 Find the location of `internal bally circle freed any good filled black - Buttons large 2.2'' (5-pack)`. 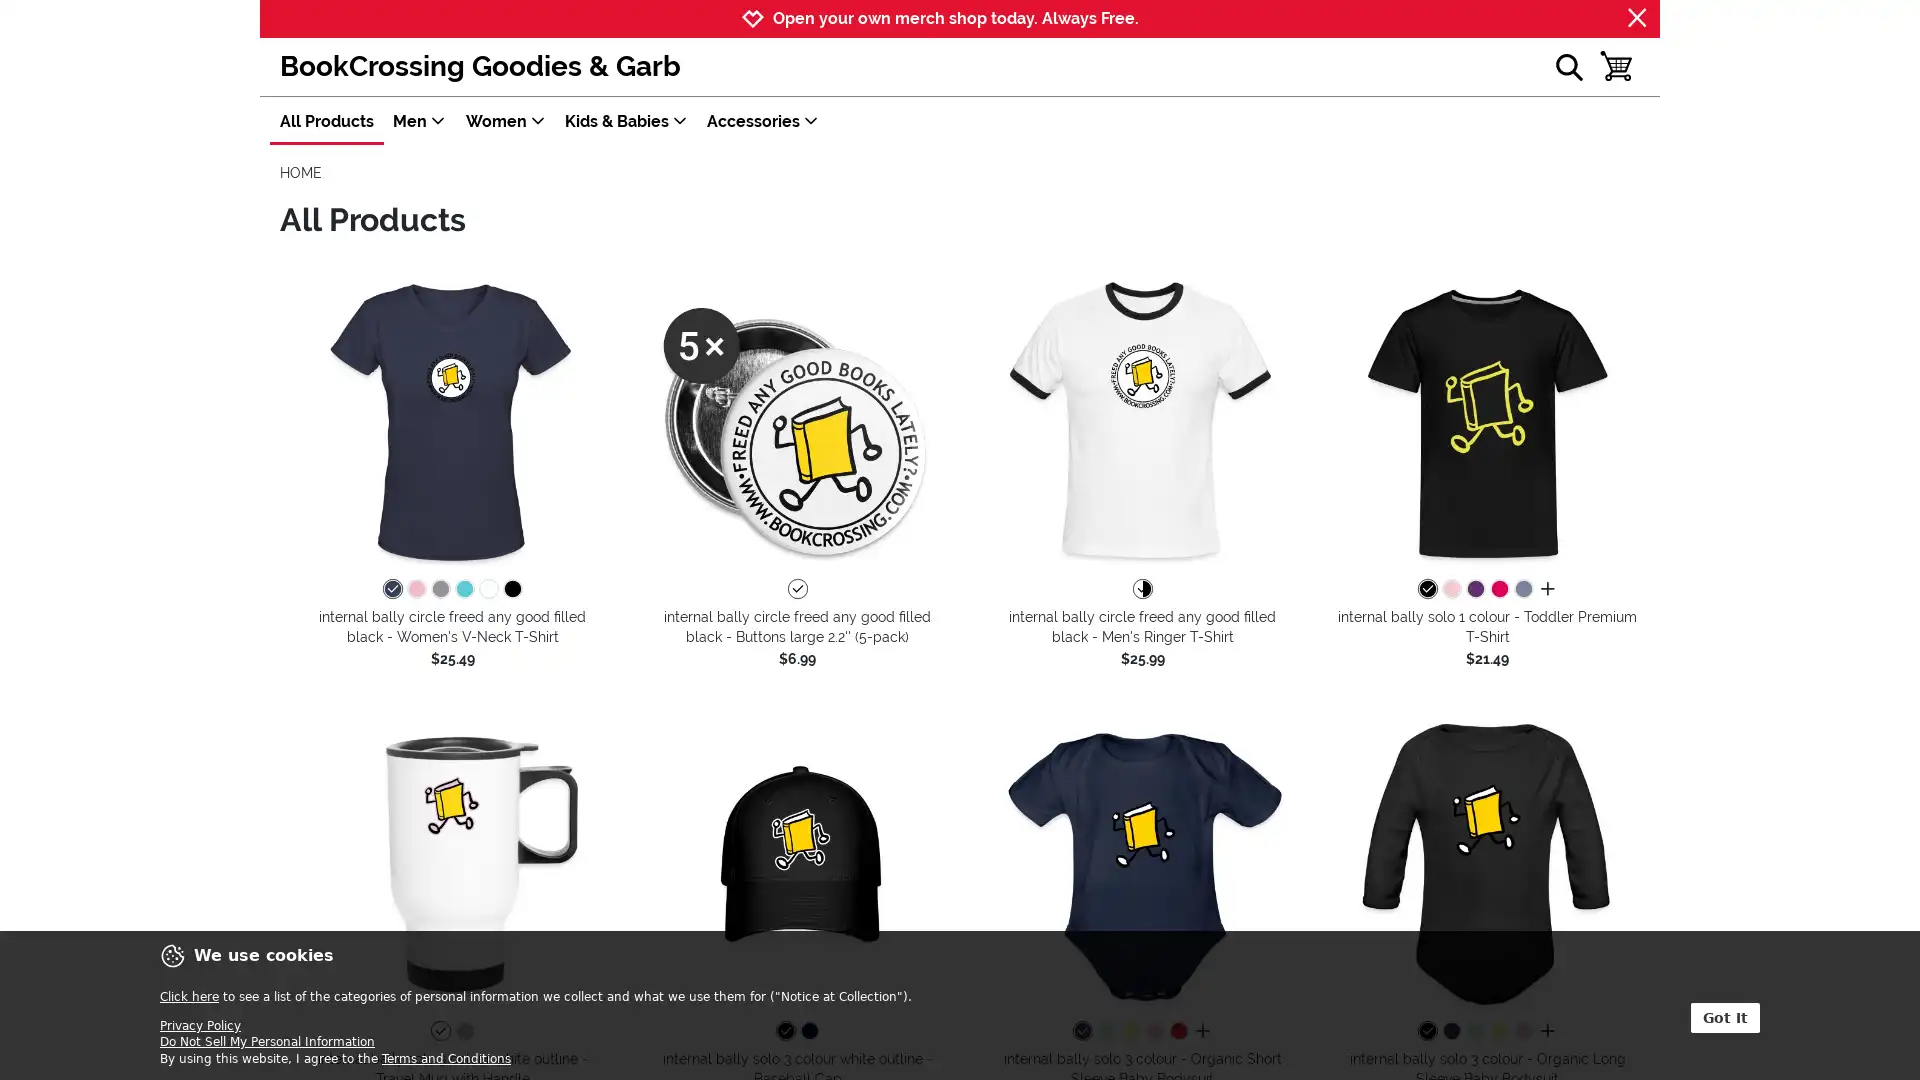

internal bally circle freed any good filled black - Buttons large 2.2'' (5-pack) is located at coordinates (796, 420).